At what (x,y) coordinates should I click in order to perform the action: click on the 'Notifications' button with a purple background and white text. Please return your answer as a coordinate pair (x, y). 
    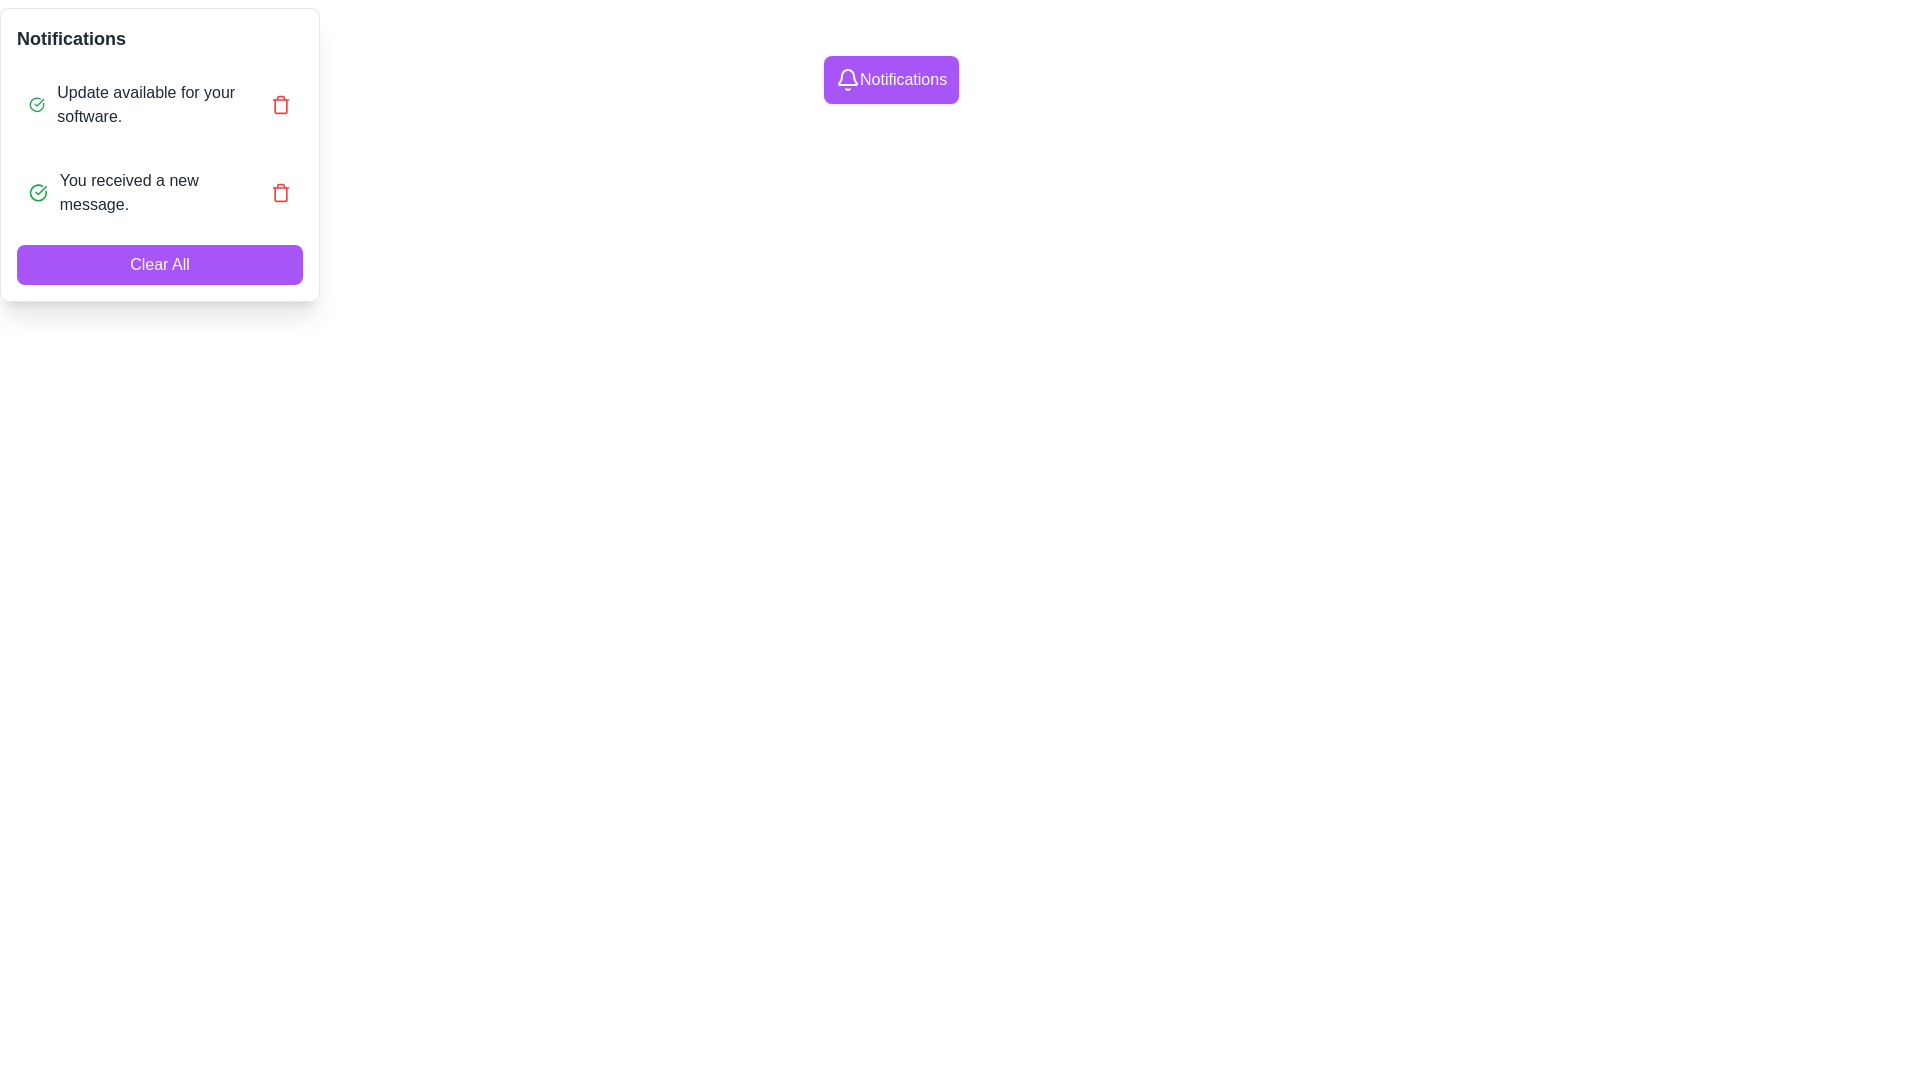
    Looking at the image, I should click on (890, 79).